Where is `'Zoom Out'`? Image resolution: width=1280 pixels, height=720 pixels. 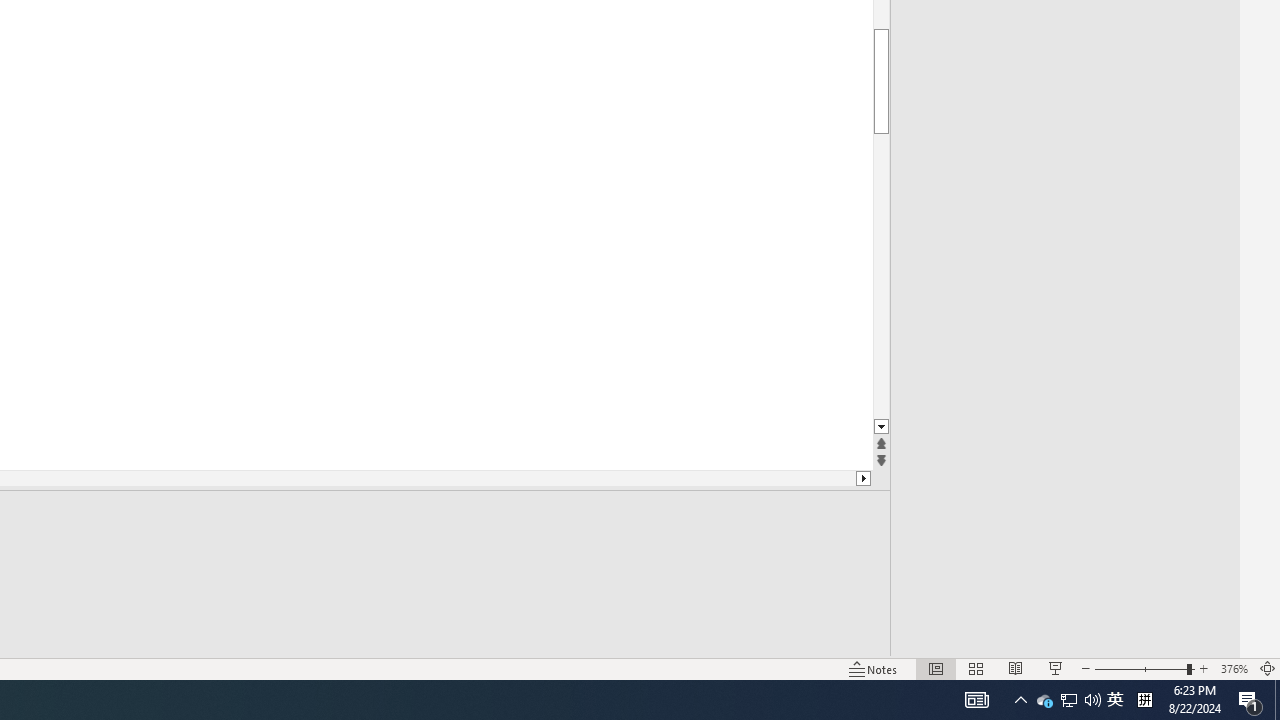 'Zoom Out' is located at coordinates (1140, 669).